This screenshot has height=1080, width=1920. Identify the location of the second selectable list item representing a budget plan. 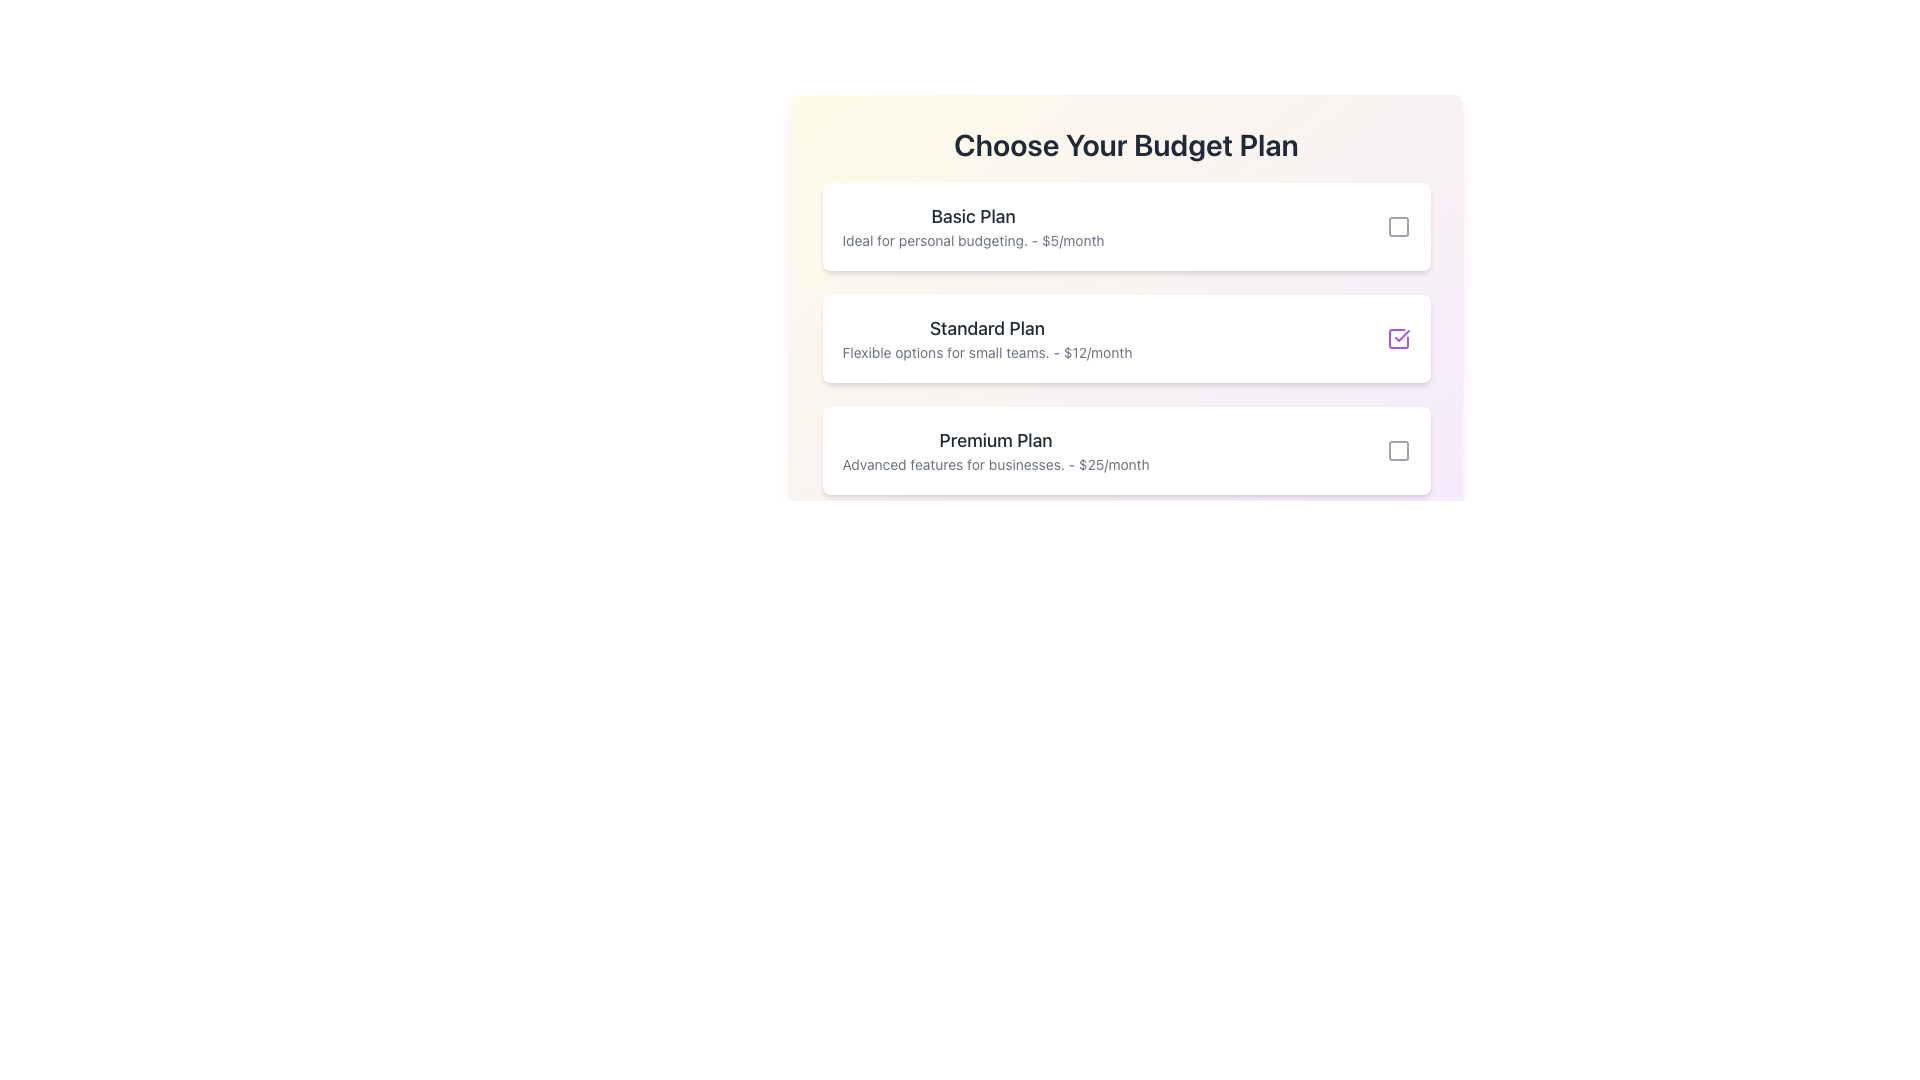
(1126, 358).